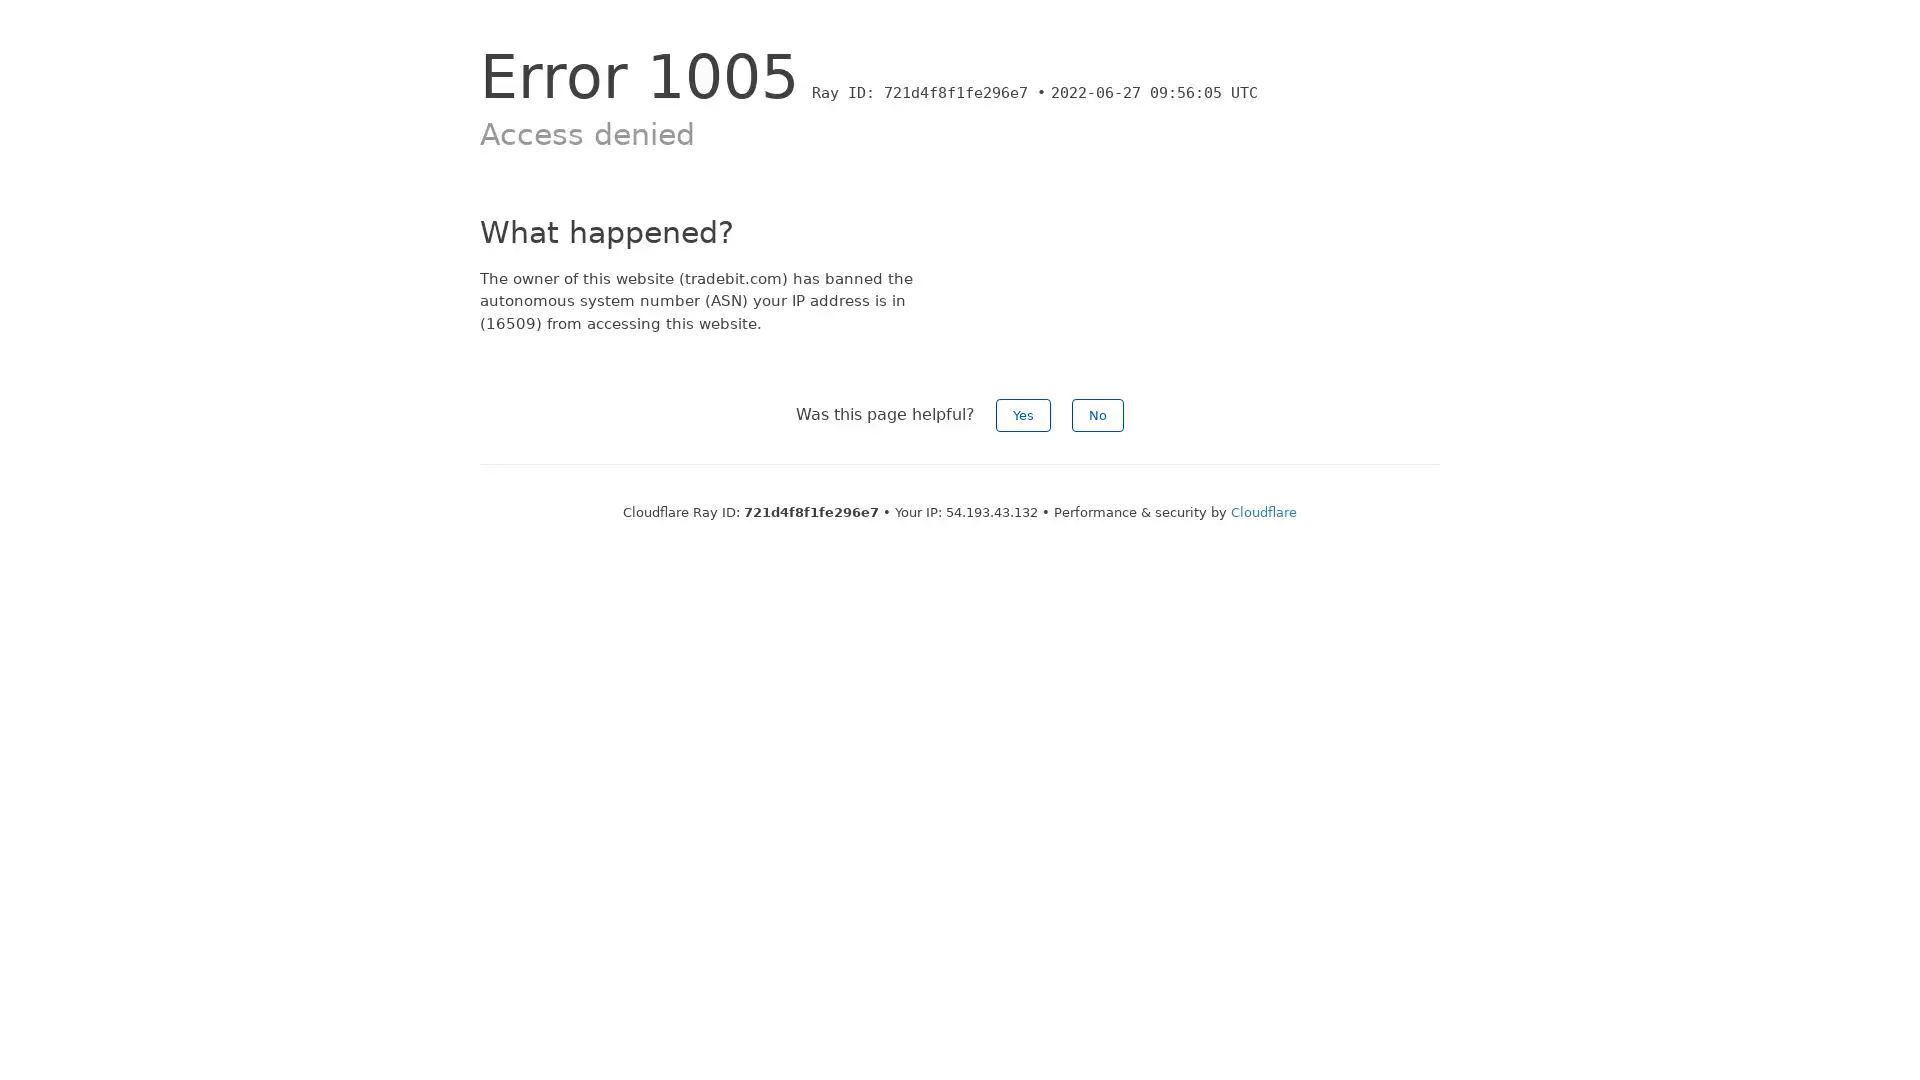 The height and width of the screenshot is (1080, 1920). Describe the element at coordinates (1097, 414) in the screenshot. I see `No` at that location.